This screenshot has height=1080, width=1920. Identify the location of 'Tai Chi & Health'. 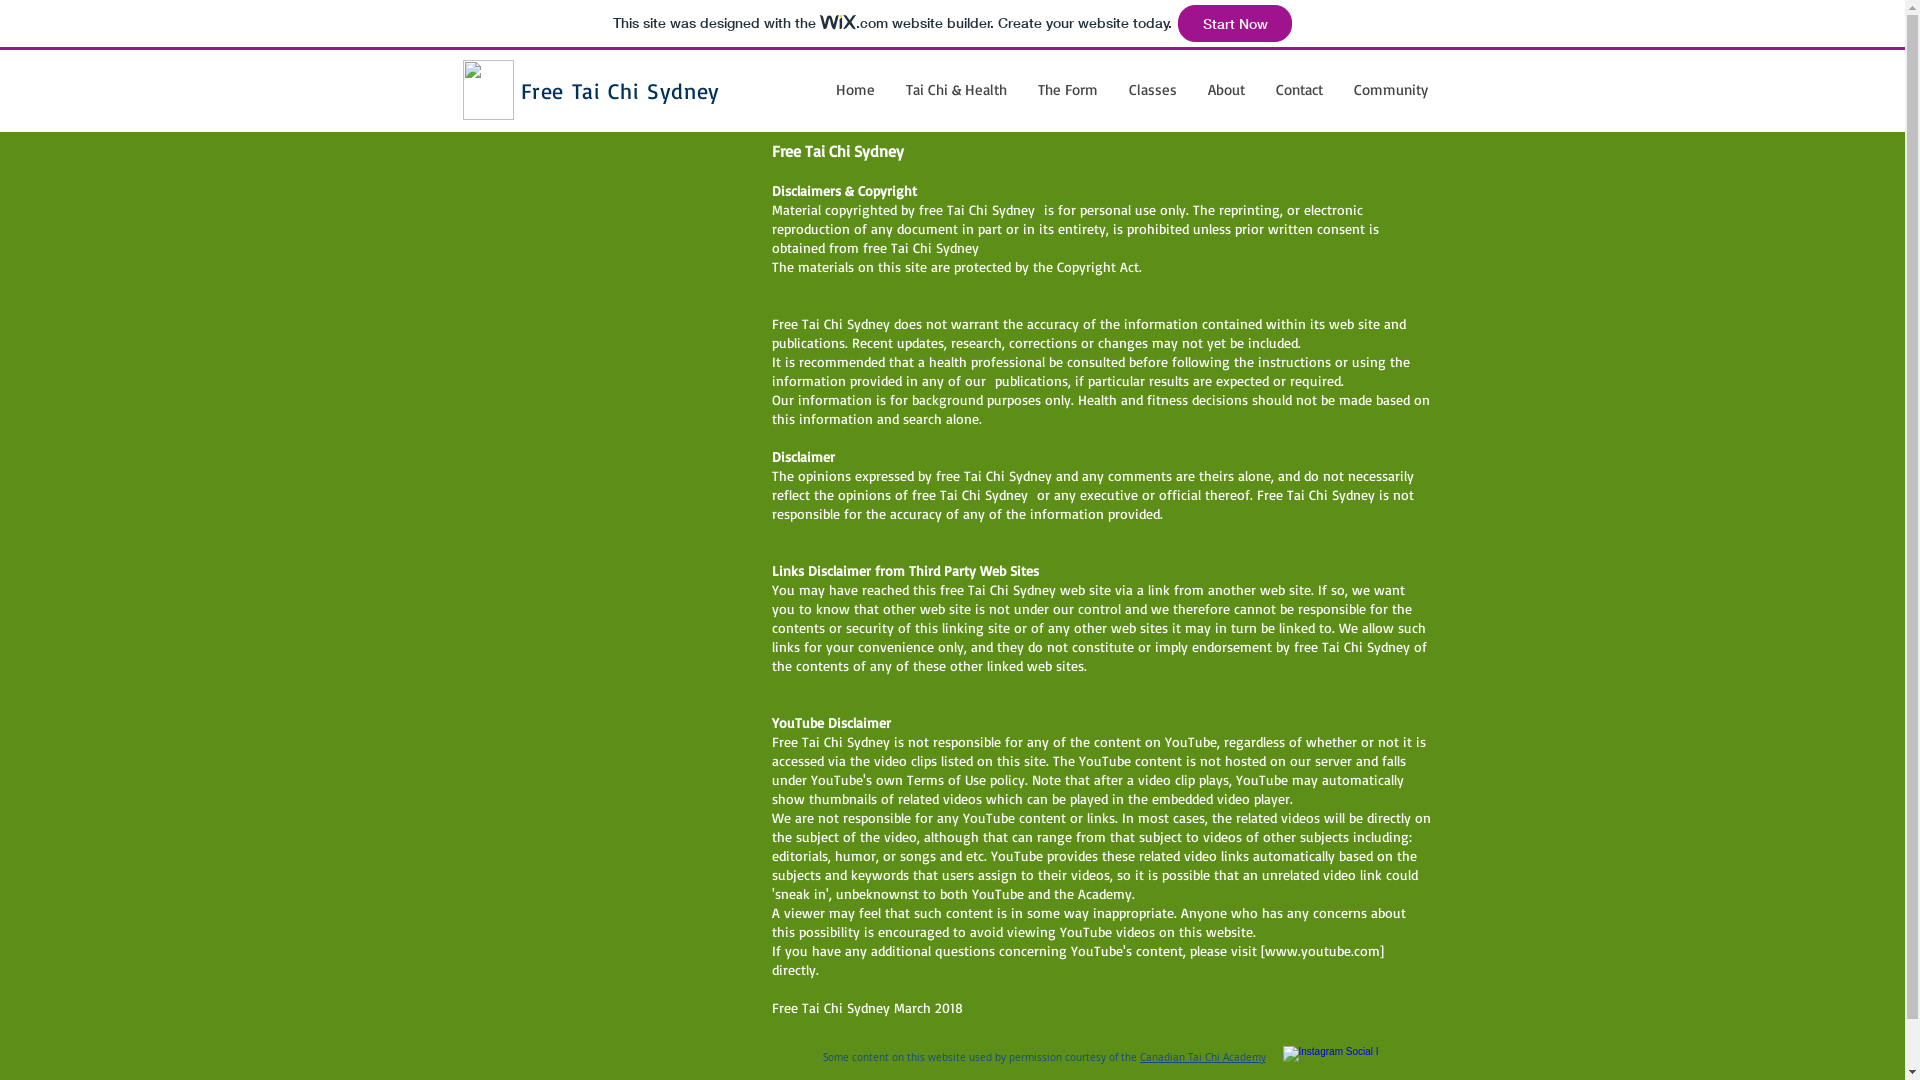
(954, 88).